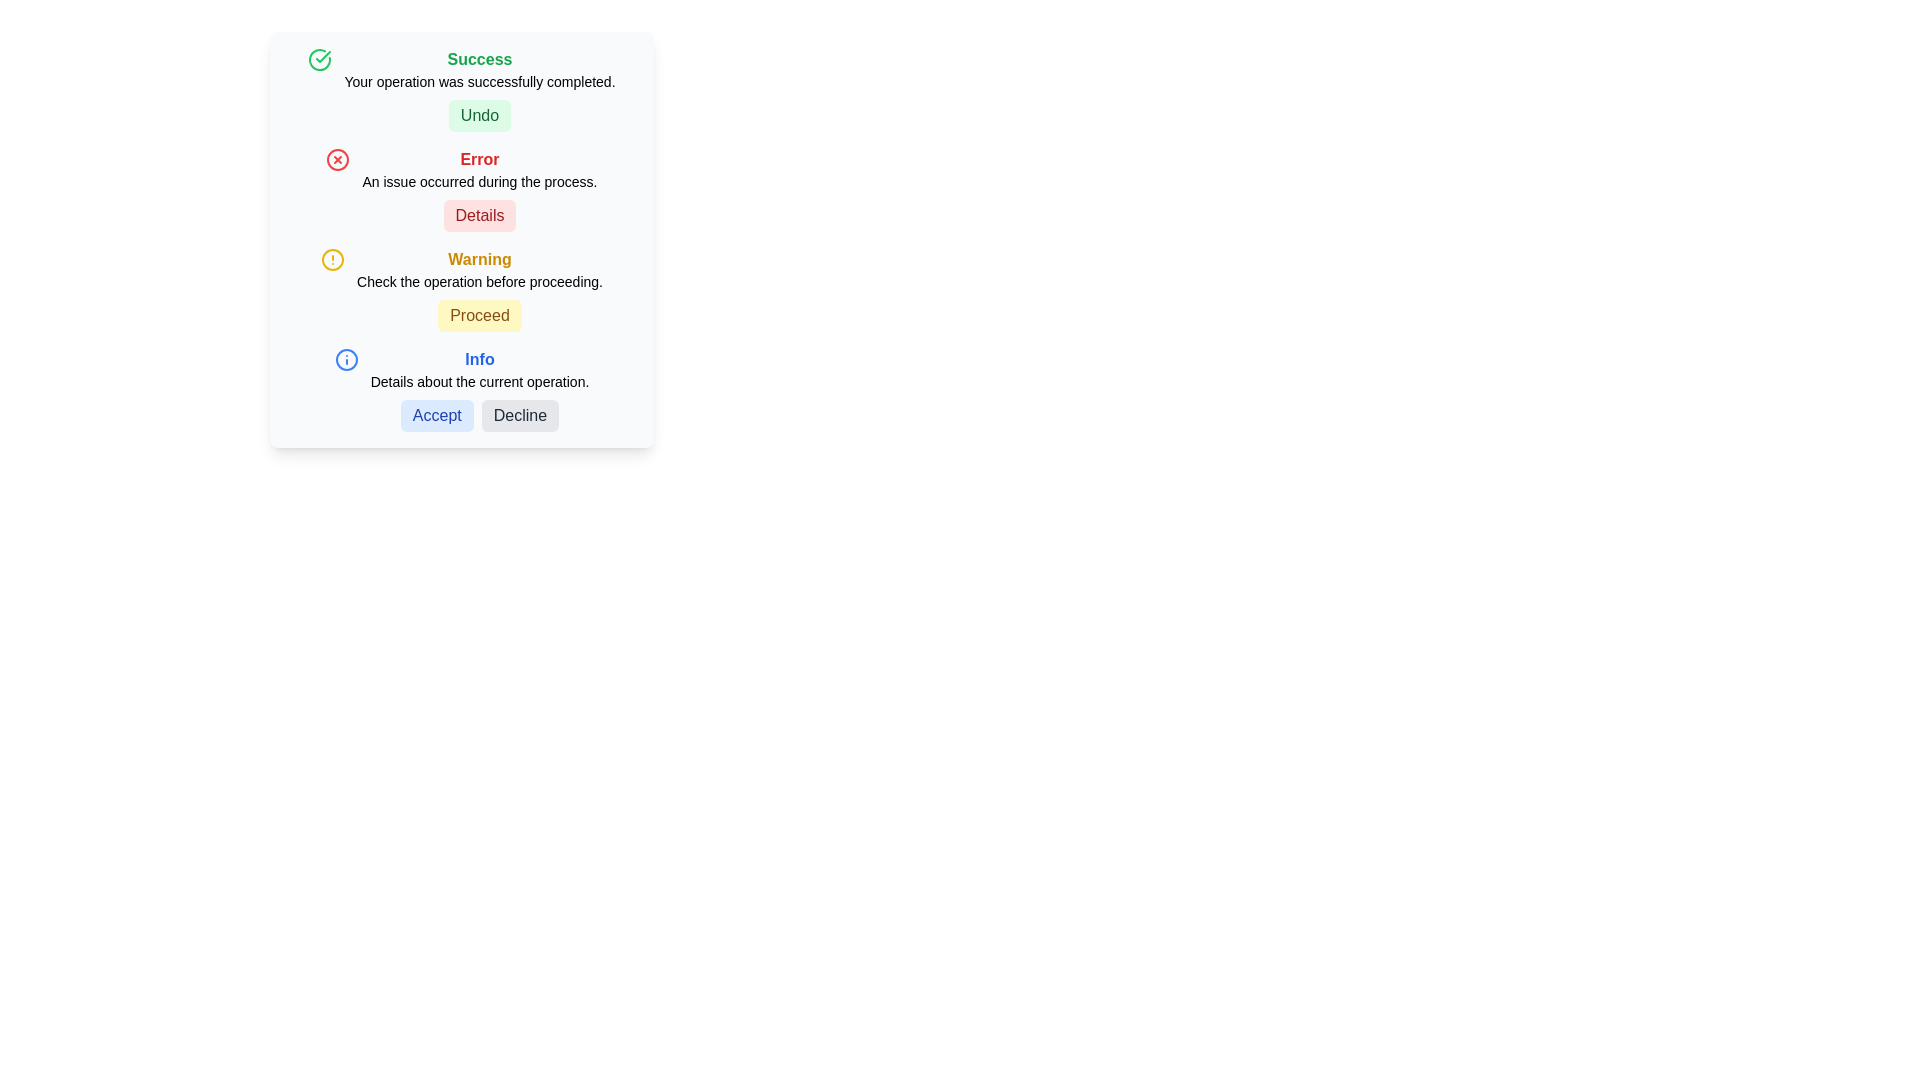 This screenshot has height=1080, width=1920. I want to click on the 'Details' button, which is a rounded rectangular button with red text on a light red background, located below the error message, so click(480, 216).